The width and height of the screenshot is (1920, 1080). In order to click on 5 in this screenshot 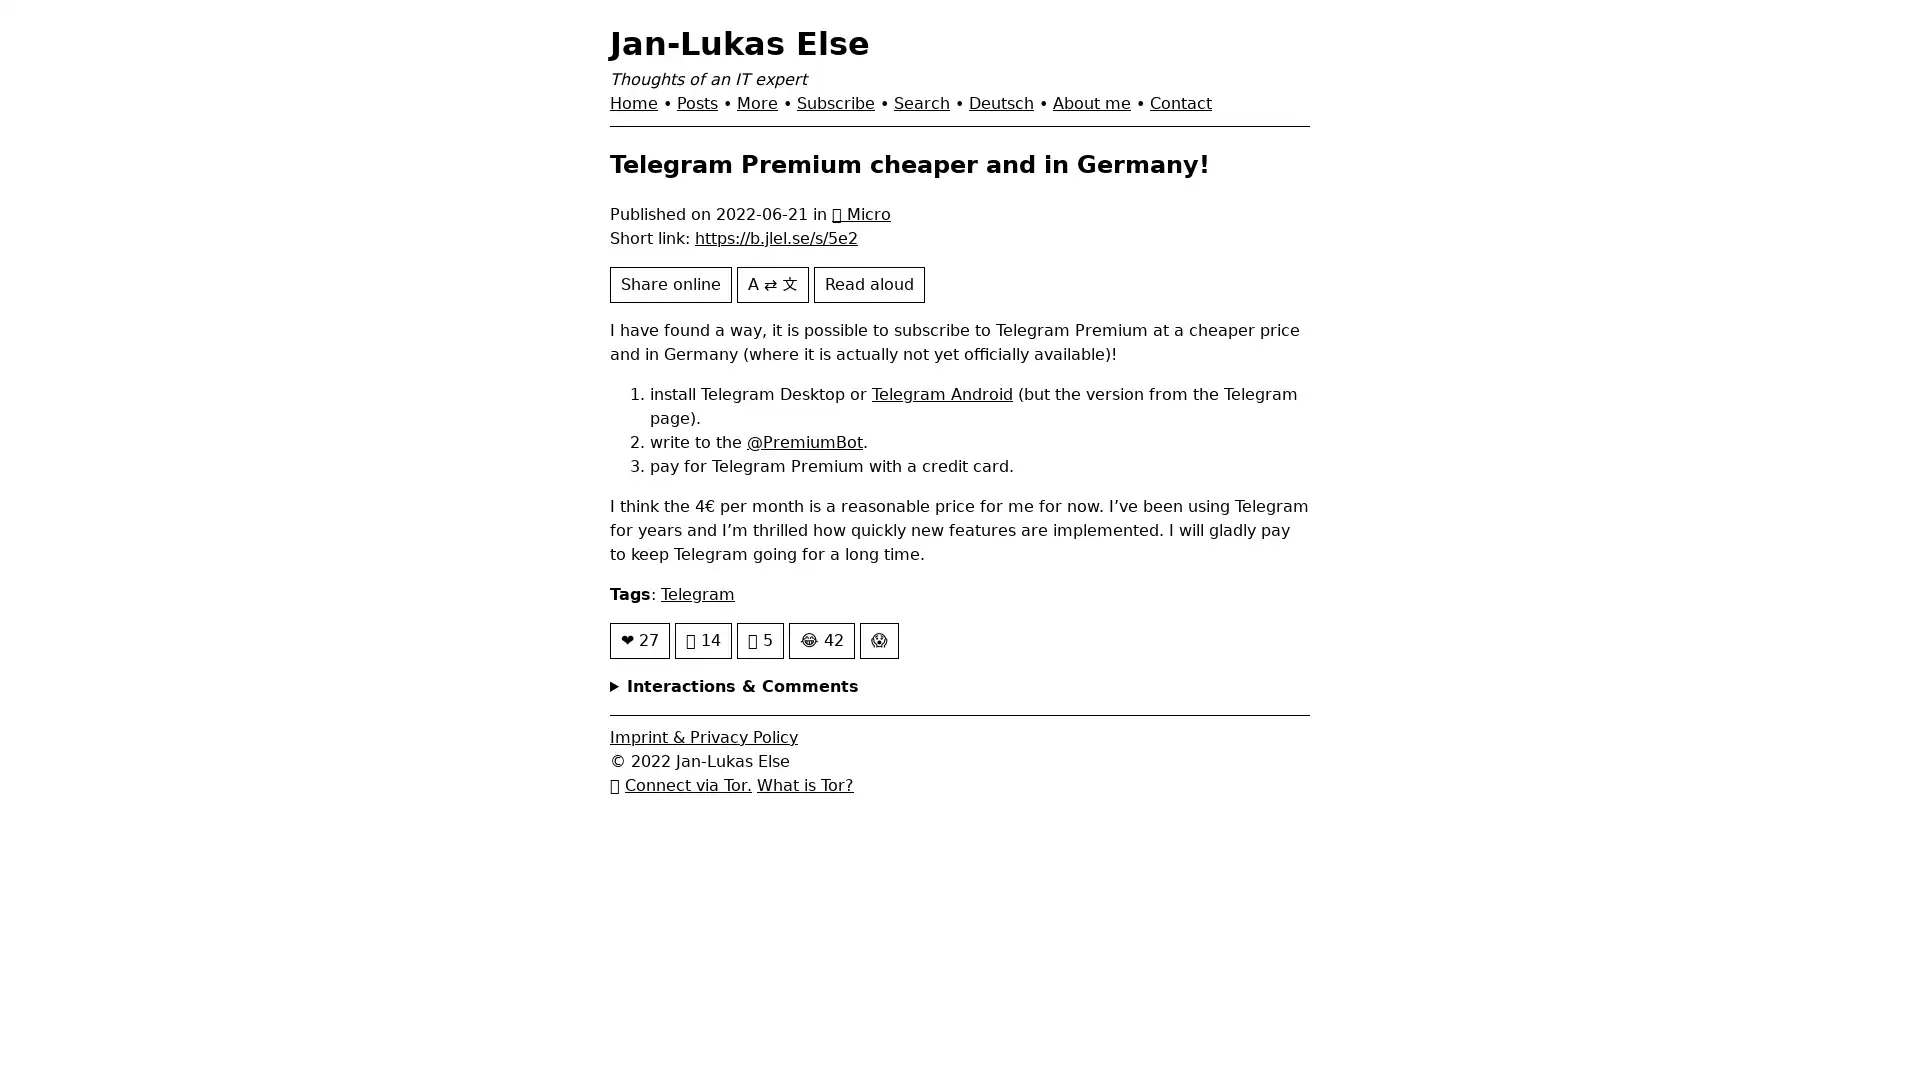, I will do `click(759, 640)`.